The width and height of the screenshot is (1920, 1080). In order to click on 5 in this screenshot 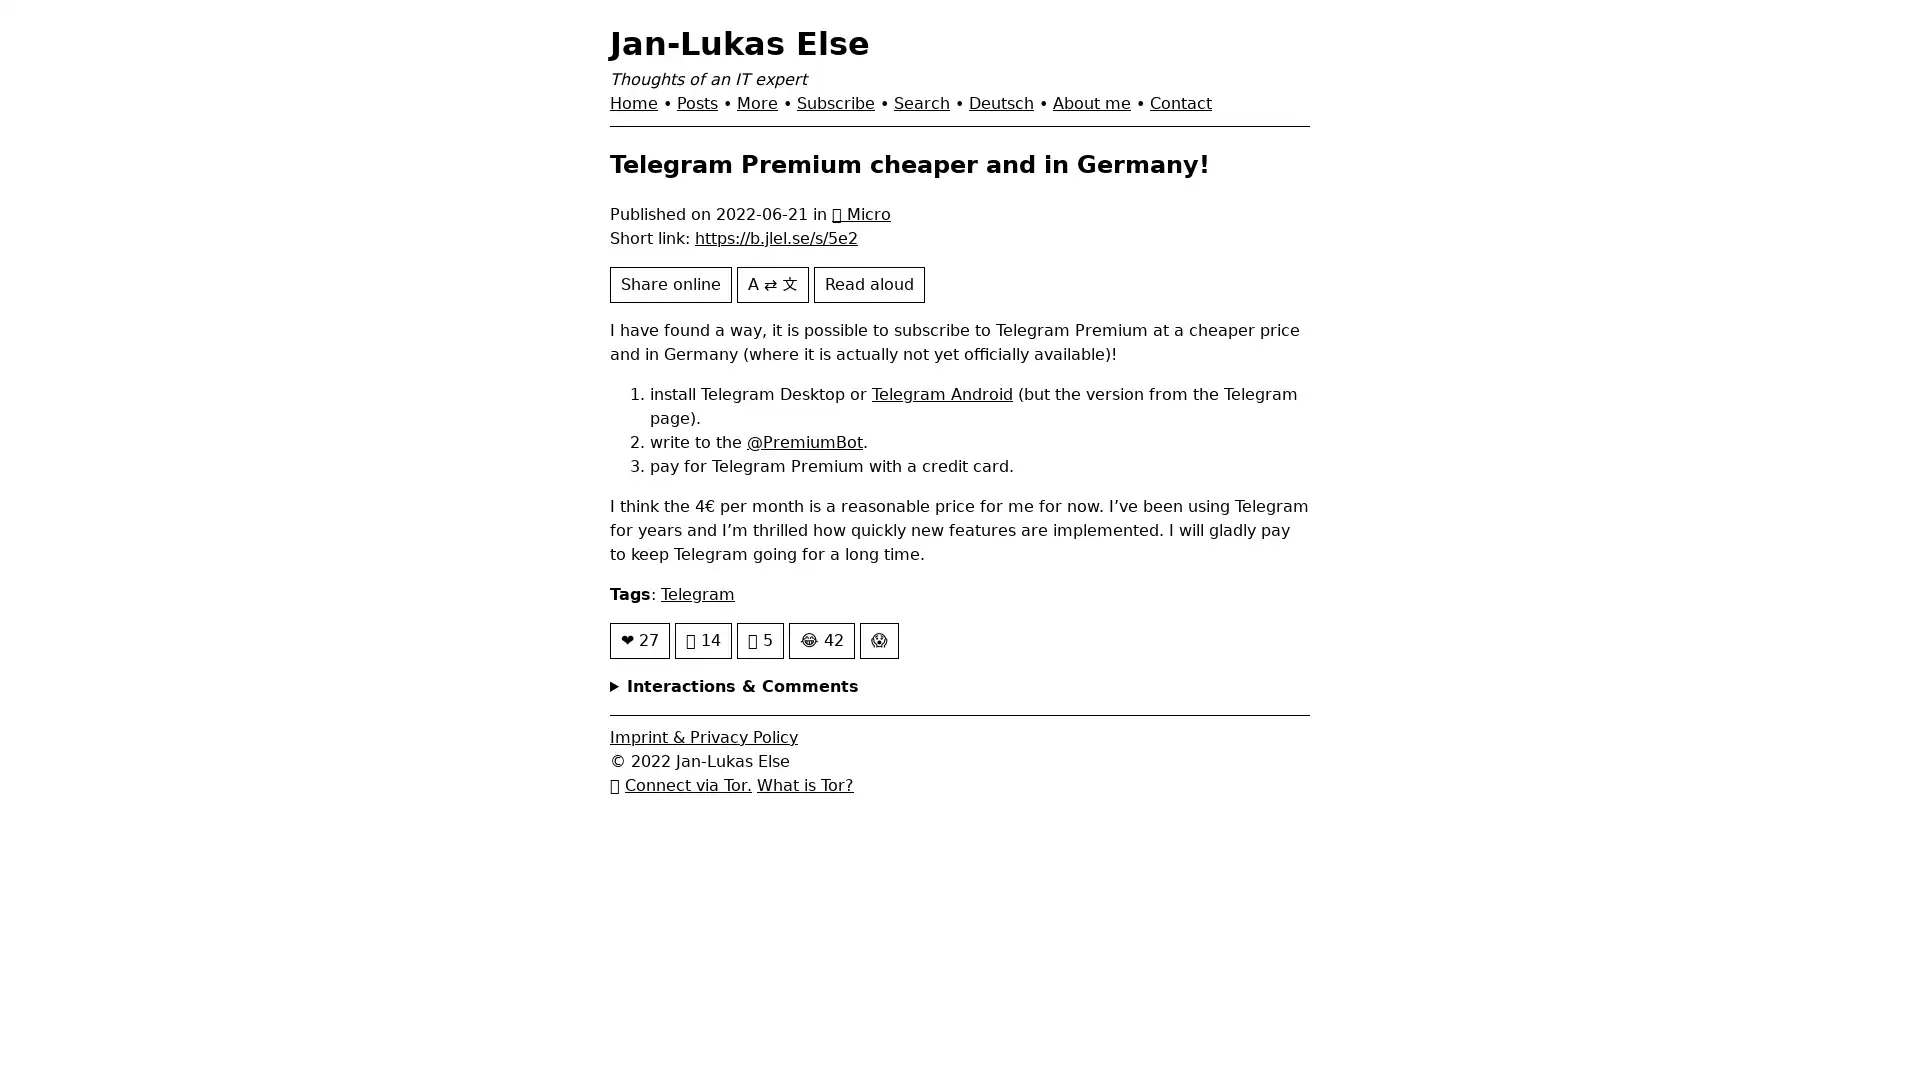, I will do `click(759, 640)`.